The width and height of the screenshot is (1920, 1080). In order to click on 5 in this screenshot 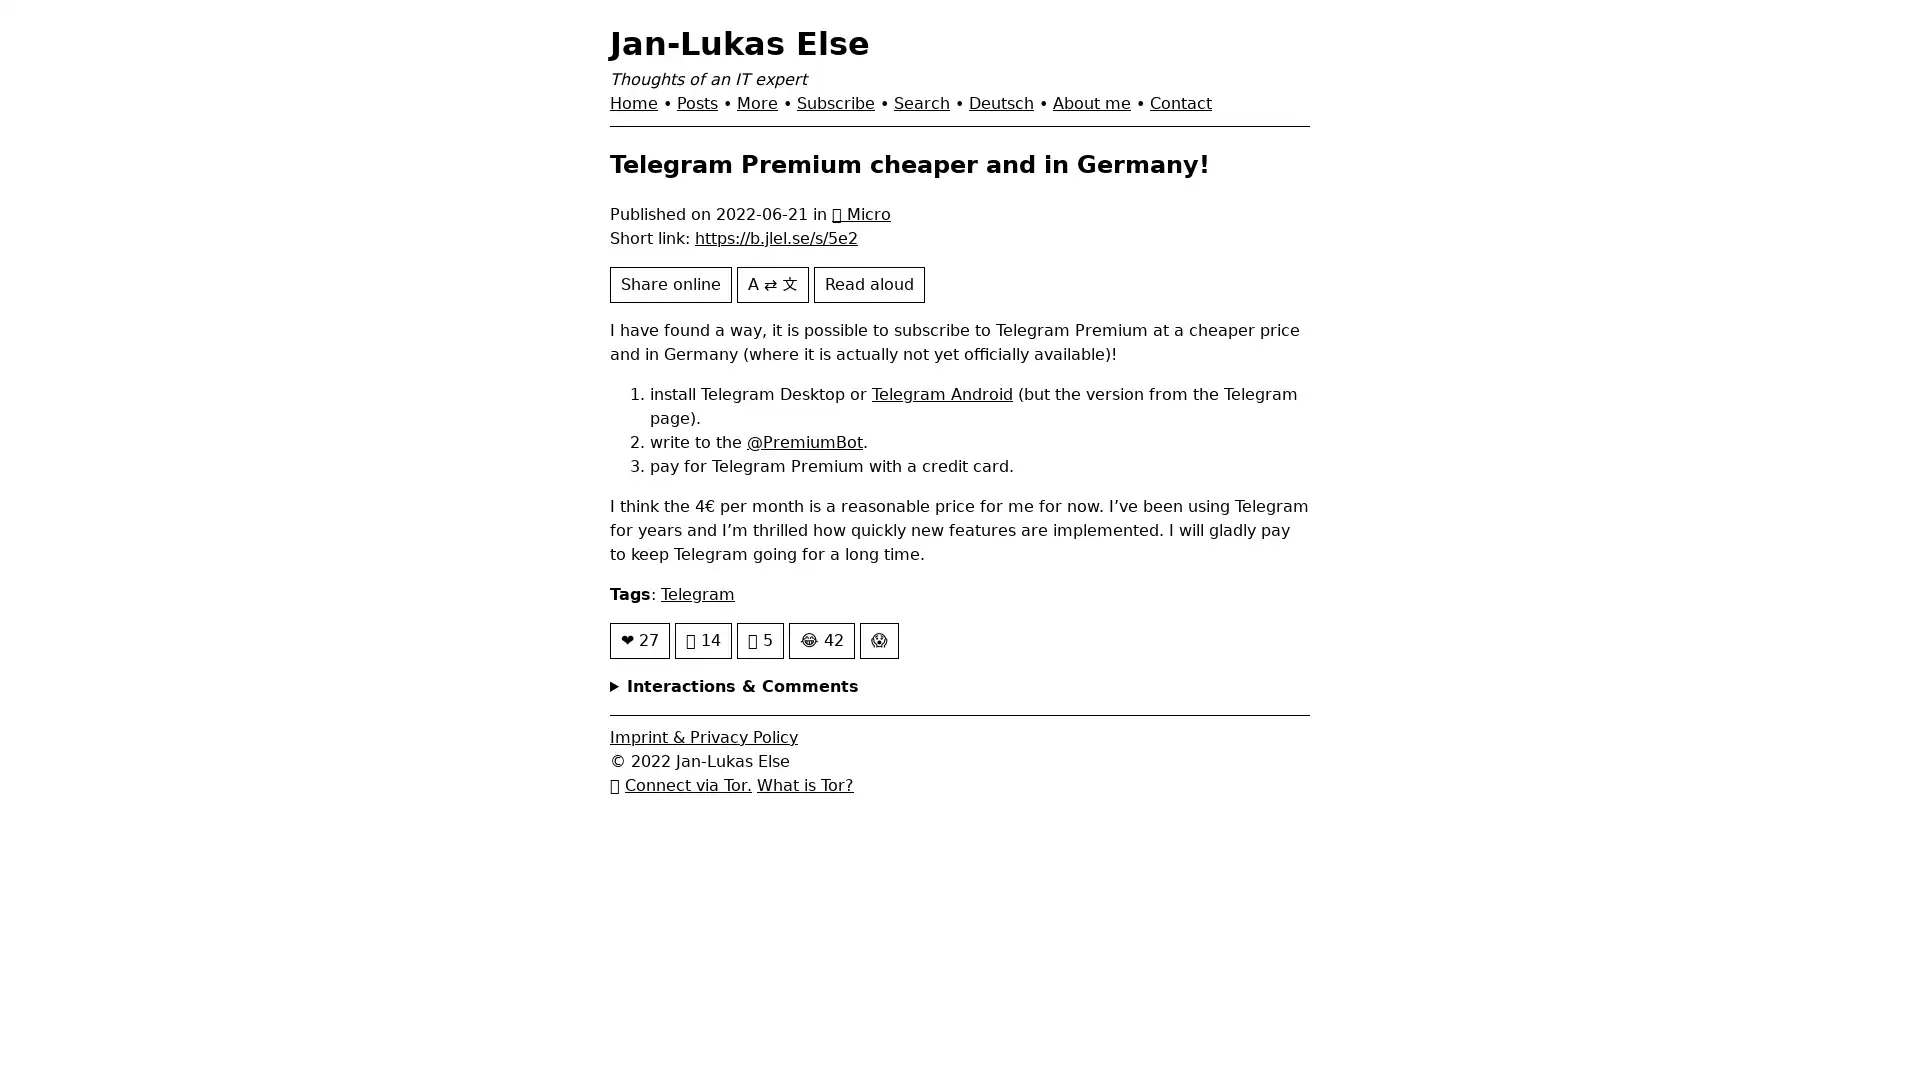, I will do `click(759, 640)`.